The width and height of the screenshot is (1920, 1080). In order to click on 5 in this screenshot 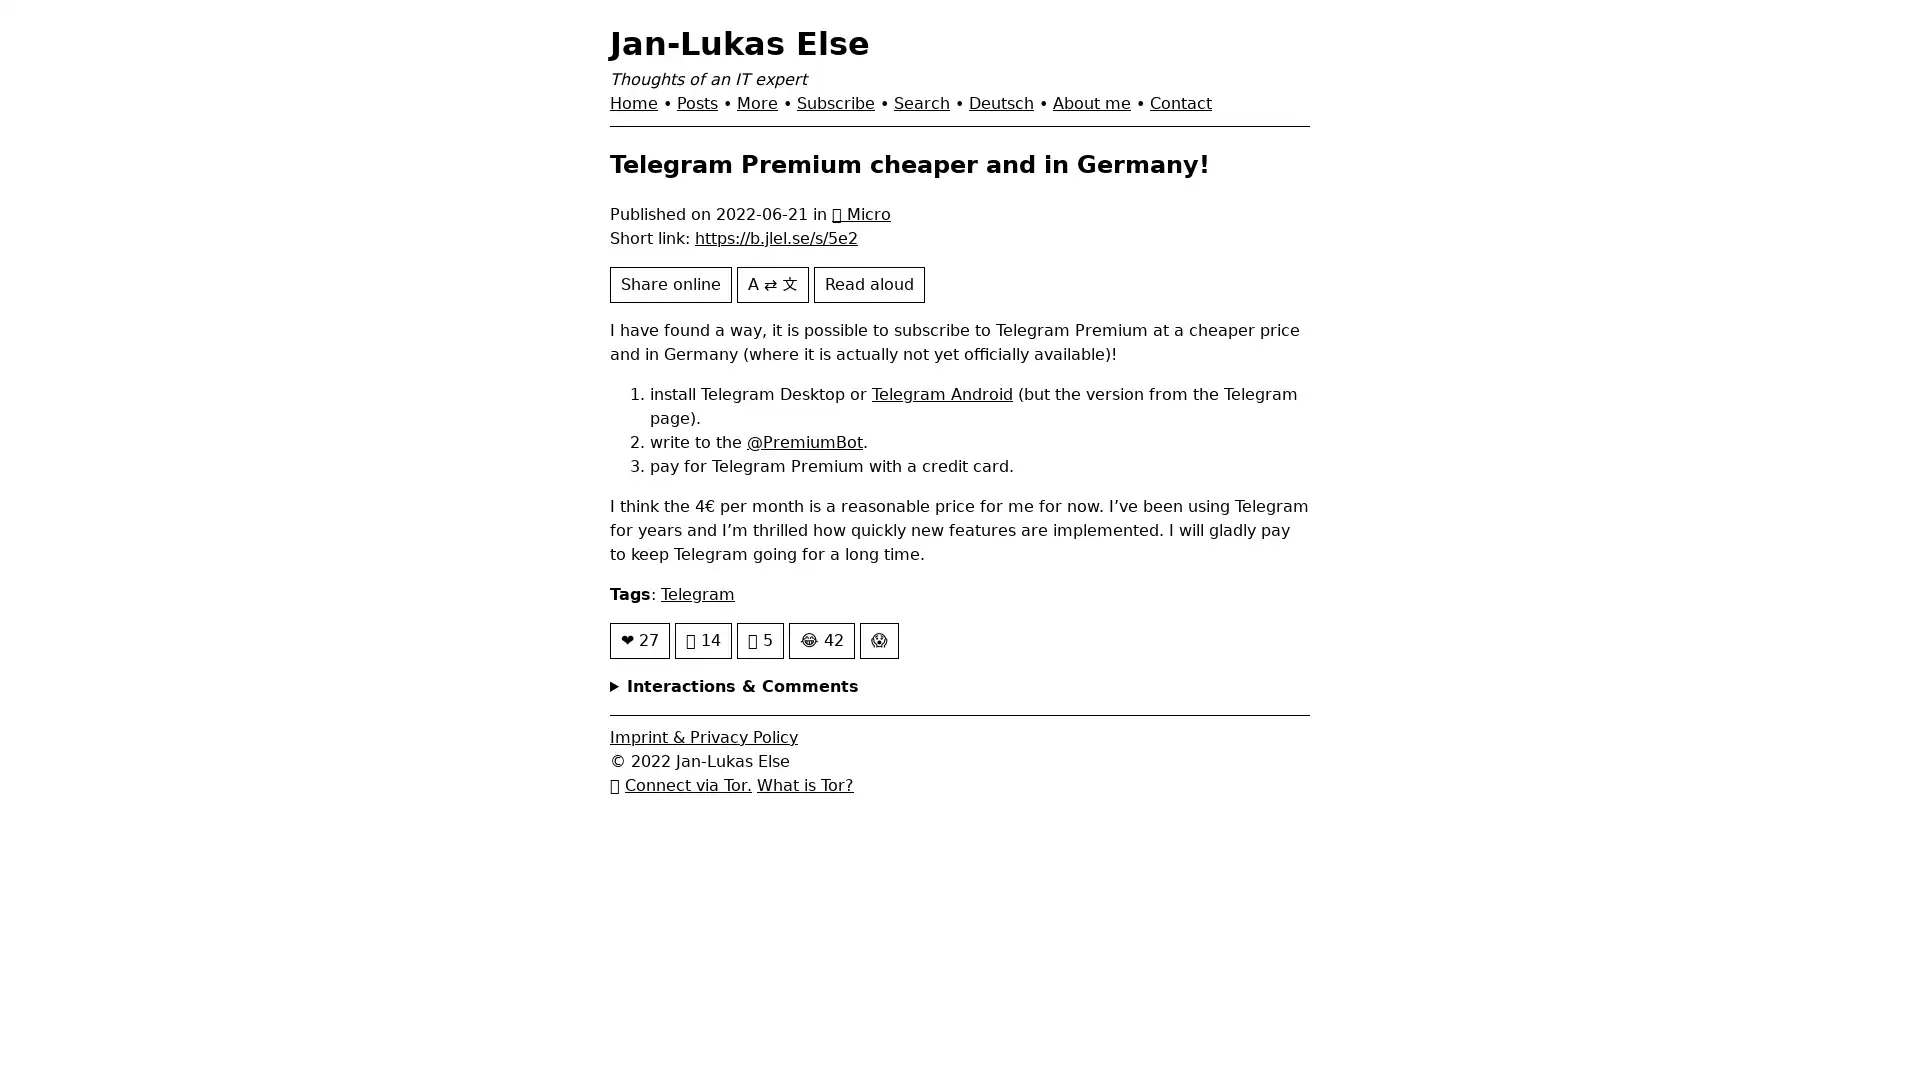, I will do `click(759, 640)`.